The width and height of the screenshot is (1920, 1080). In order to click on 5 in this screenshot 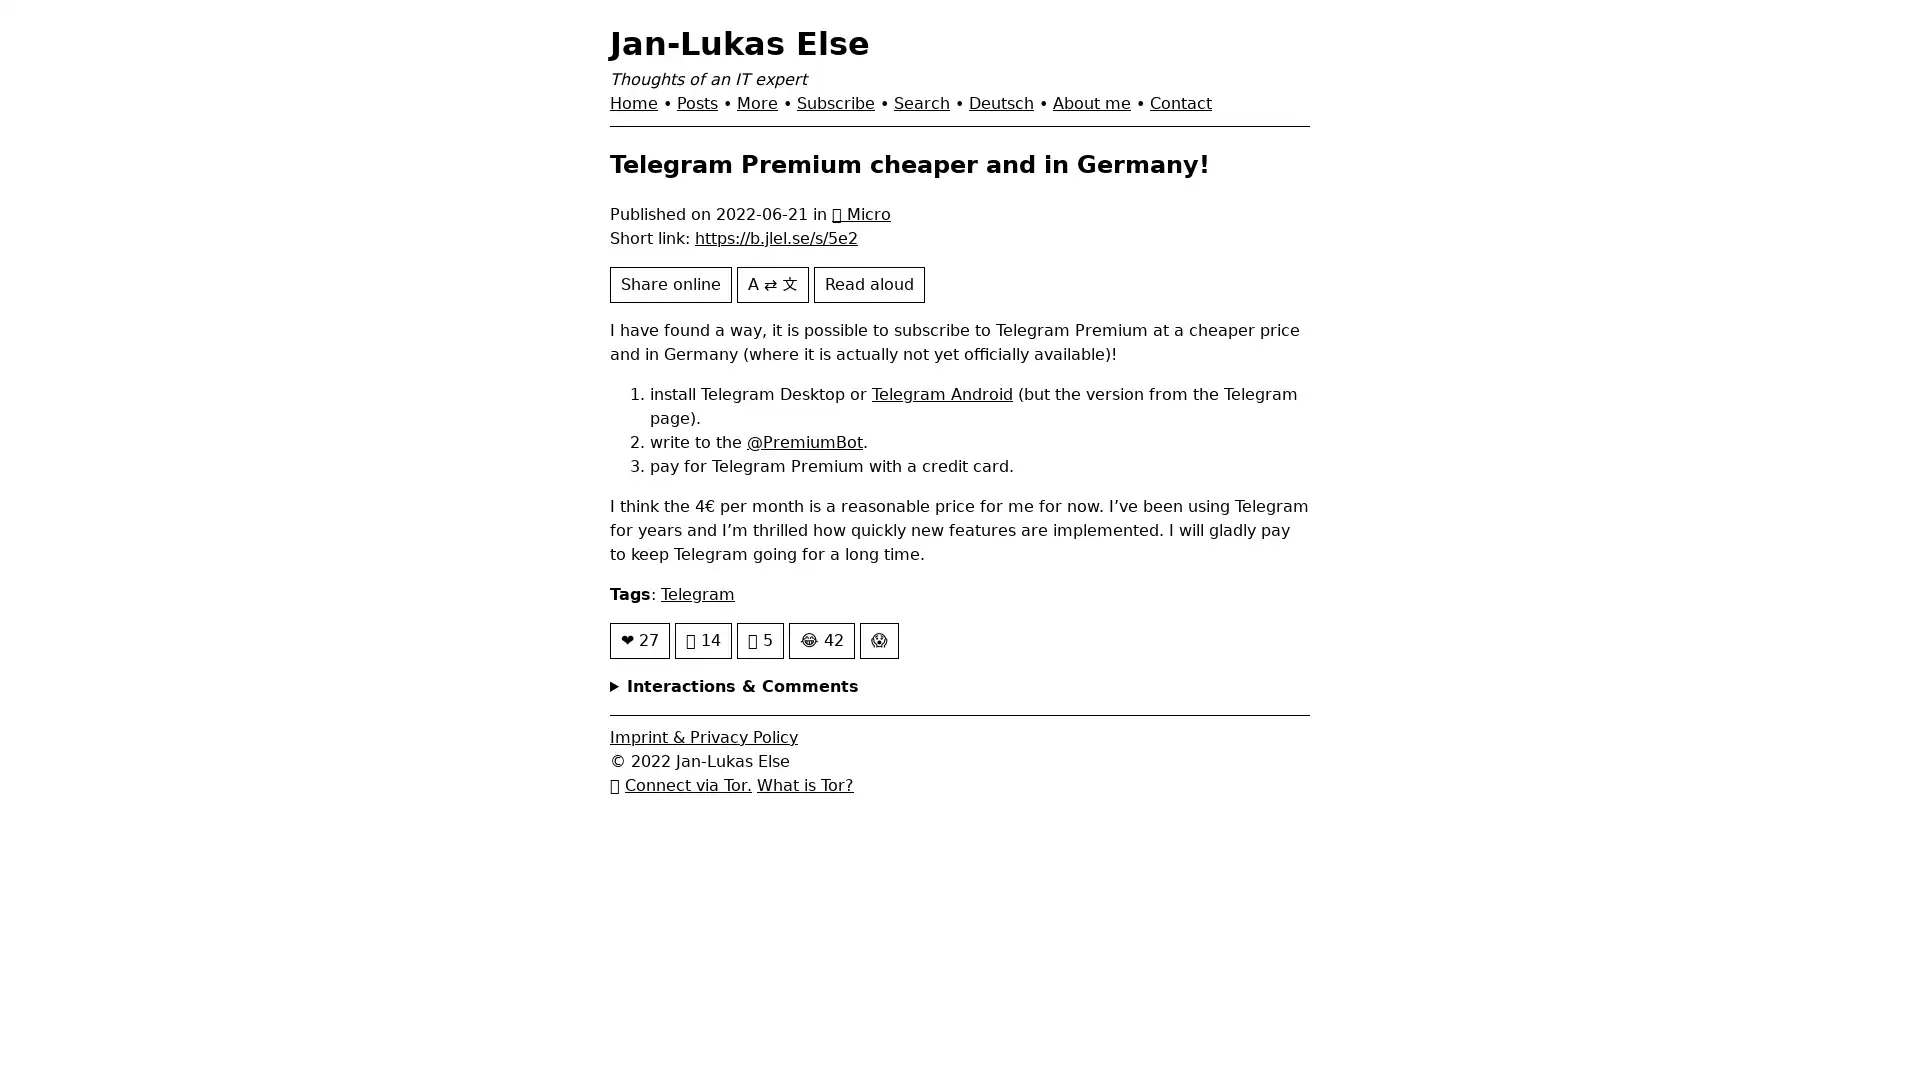, I will do `click(759, 640)`.